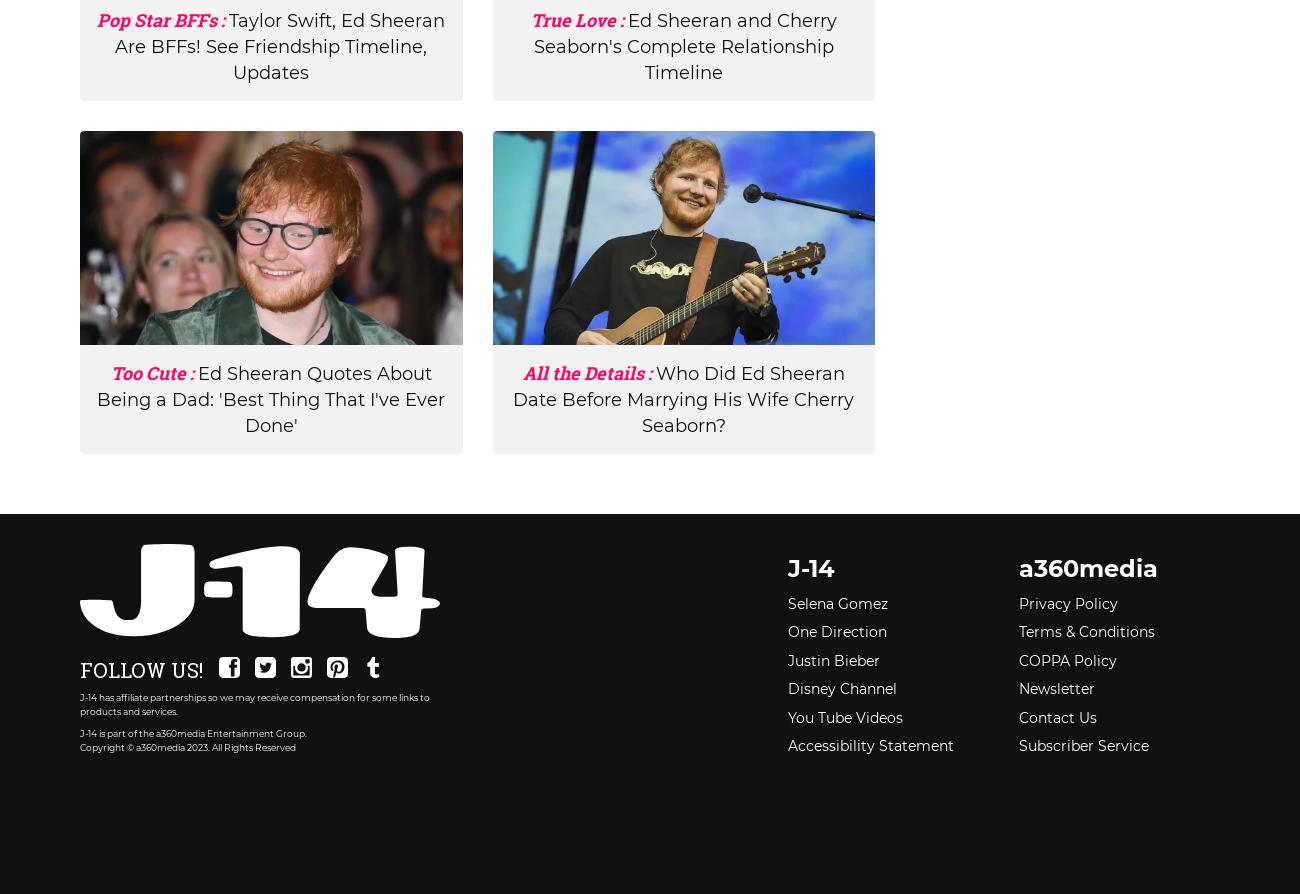  What do you see at coordinates (193, 732) in the screenshot?
I see `'J-14 is part of the a360media Entertainment Group.'` at bounding box center [193, 732].